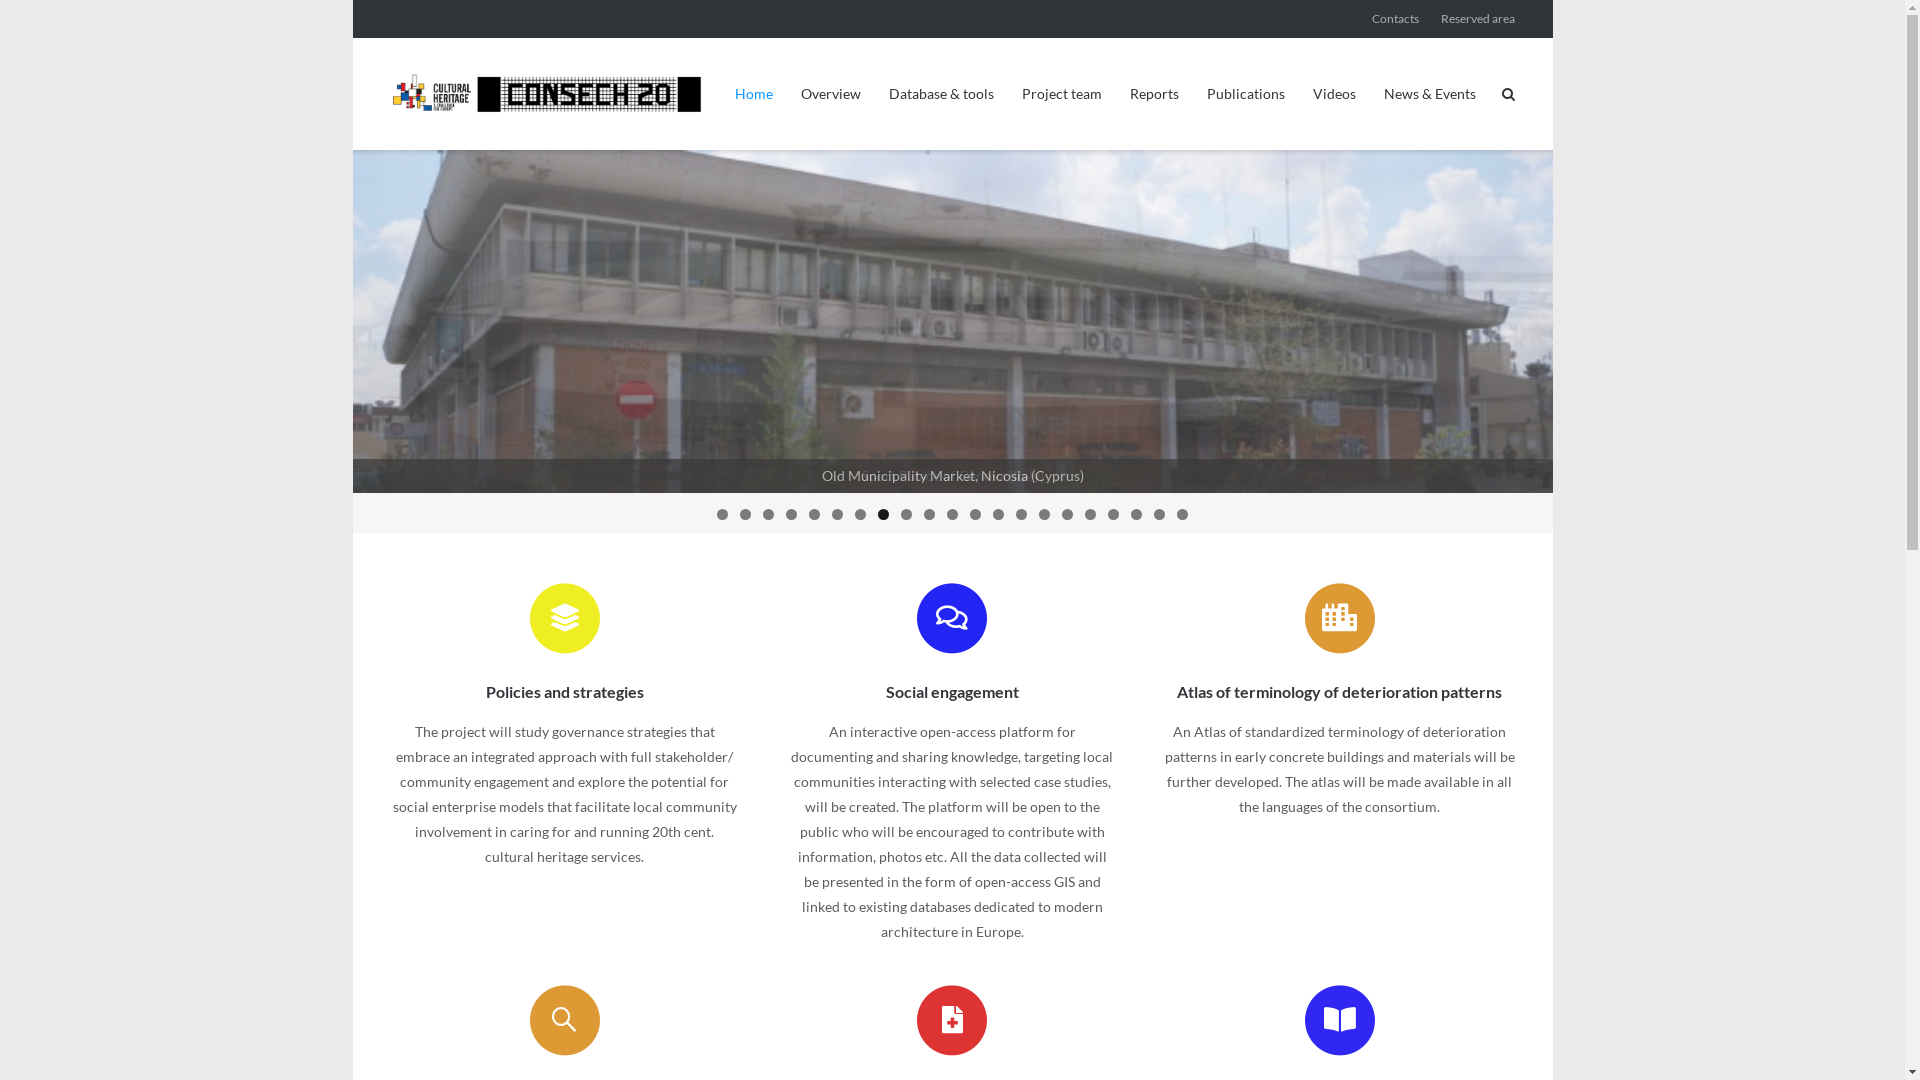  What do you see at coordinates (928, 513) in the screenshot?
I see `'10'` at bounding box center [928, 513].